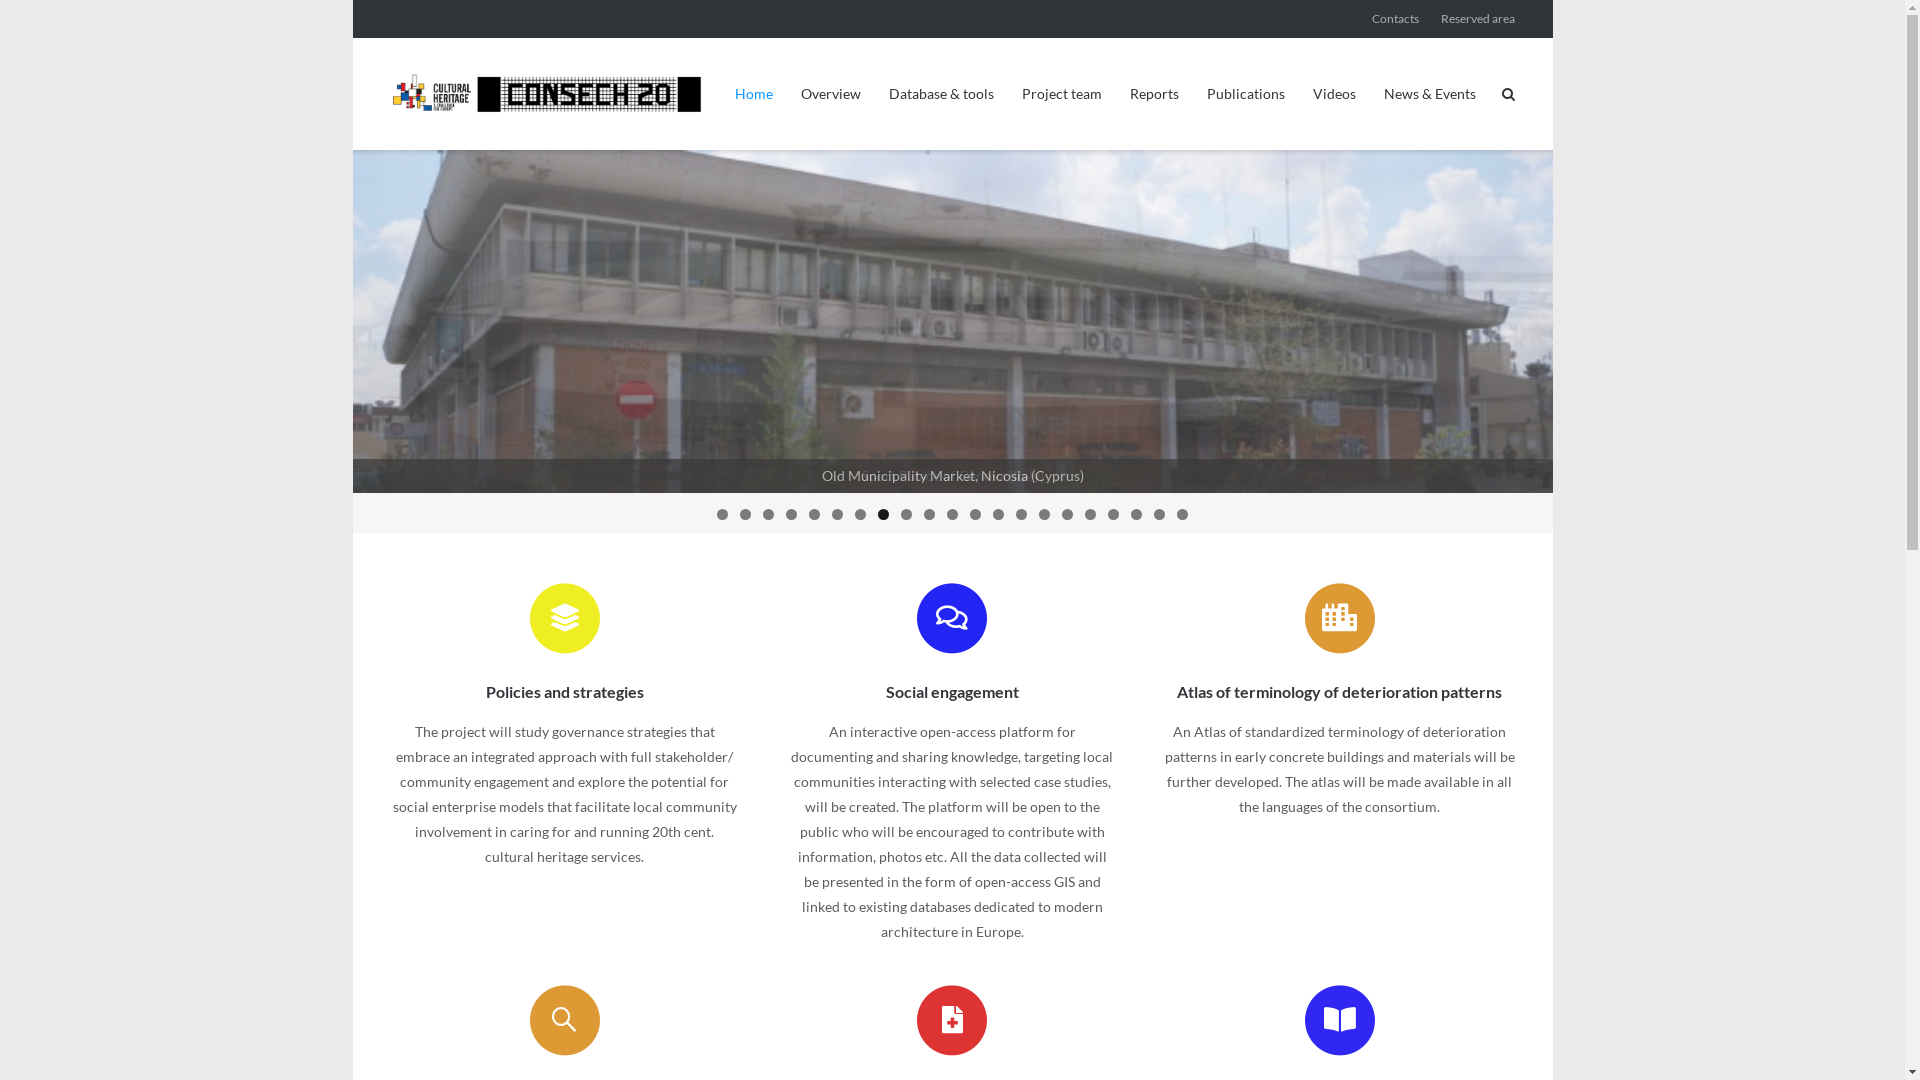  What do you see at coordinates (928, 513) in the screenshot?
I see `'10'` at bounding box center [928, 513].